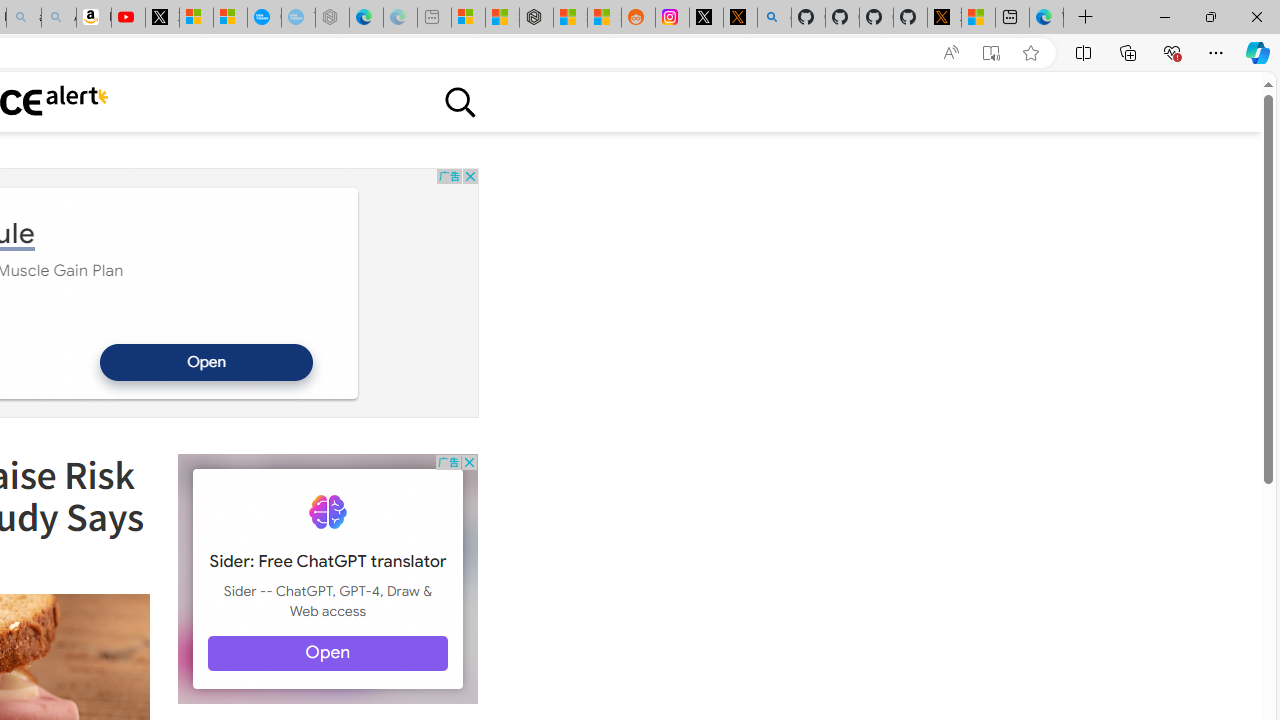  Describe the element at coordinates (536, 17) in the screenshot. I see `'Nordace - Duffels'` at that location.